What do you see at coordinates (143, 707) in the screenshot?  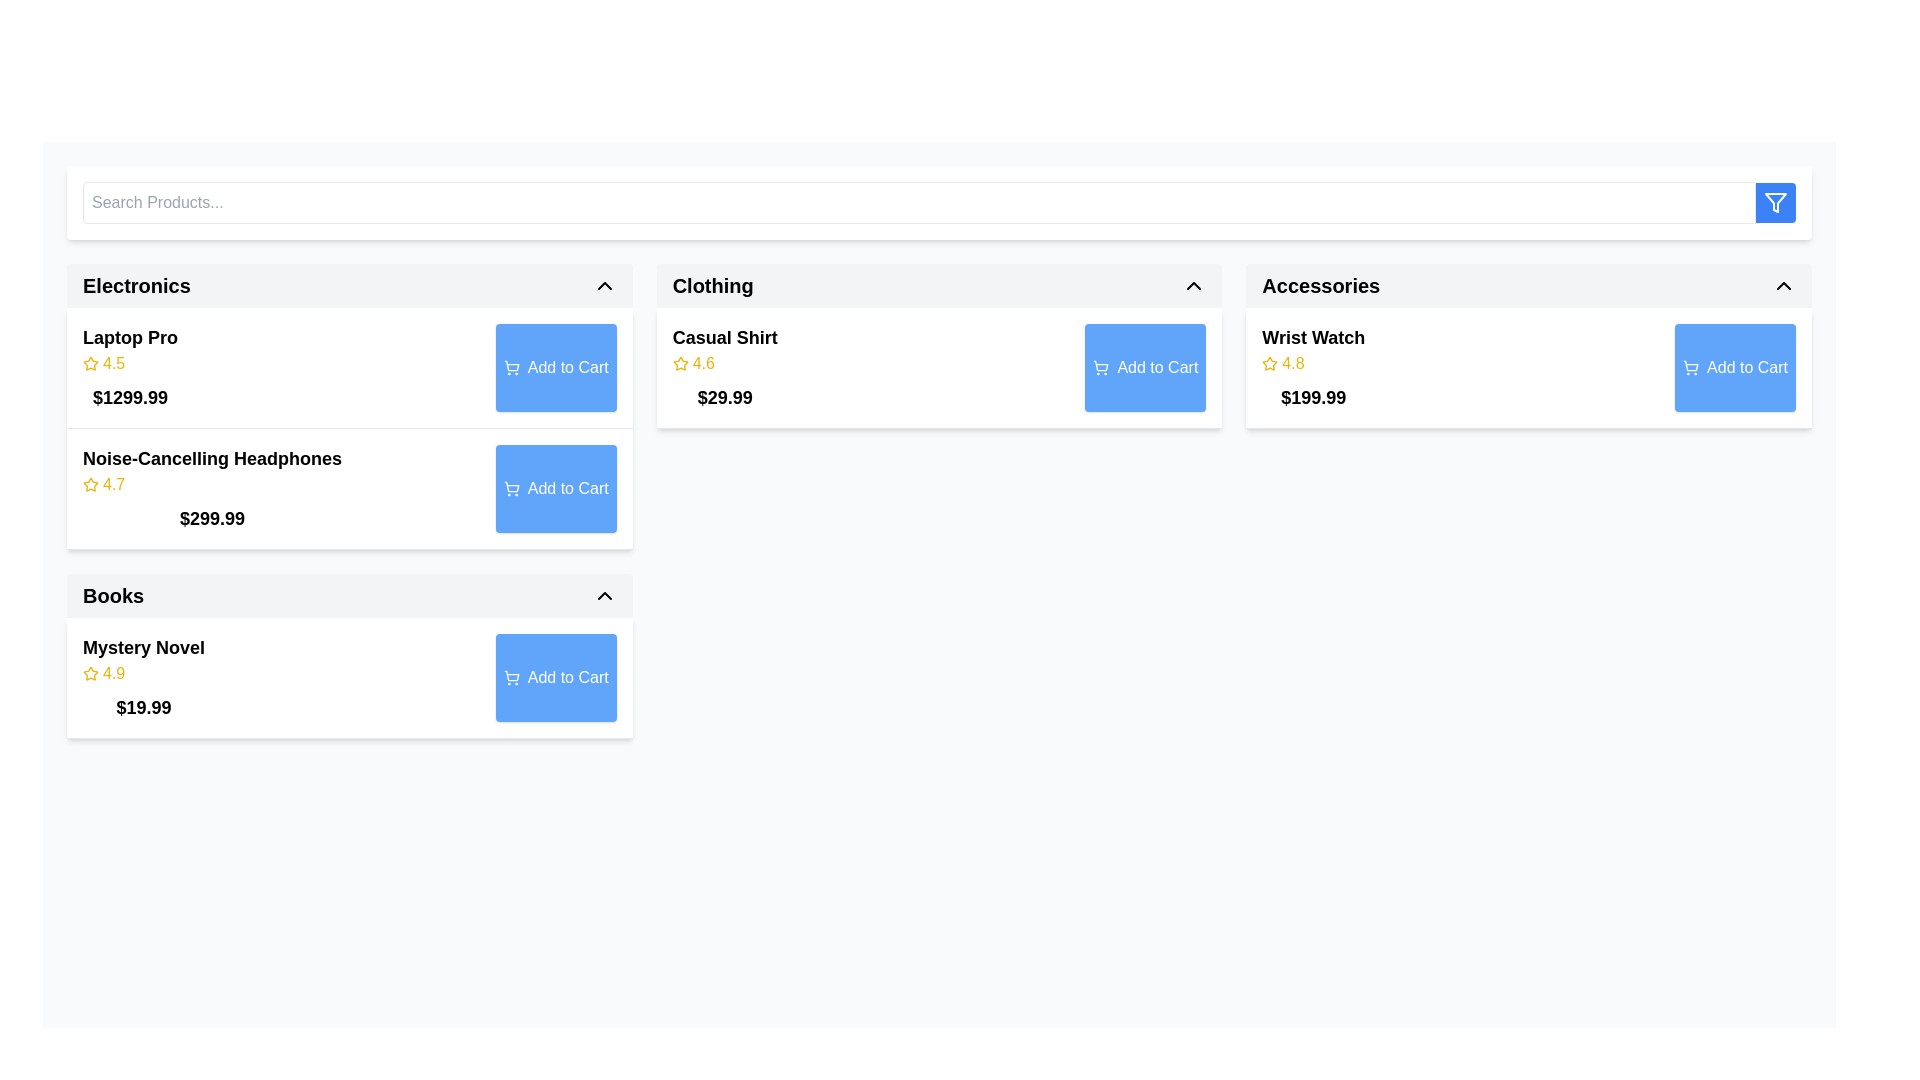 I see `the prominent price tag displaying '$19.99' in bold black text located in the 'Books' section under the 'Mystery Novel' listing` at bounding box center [143, 707].